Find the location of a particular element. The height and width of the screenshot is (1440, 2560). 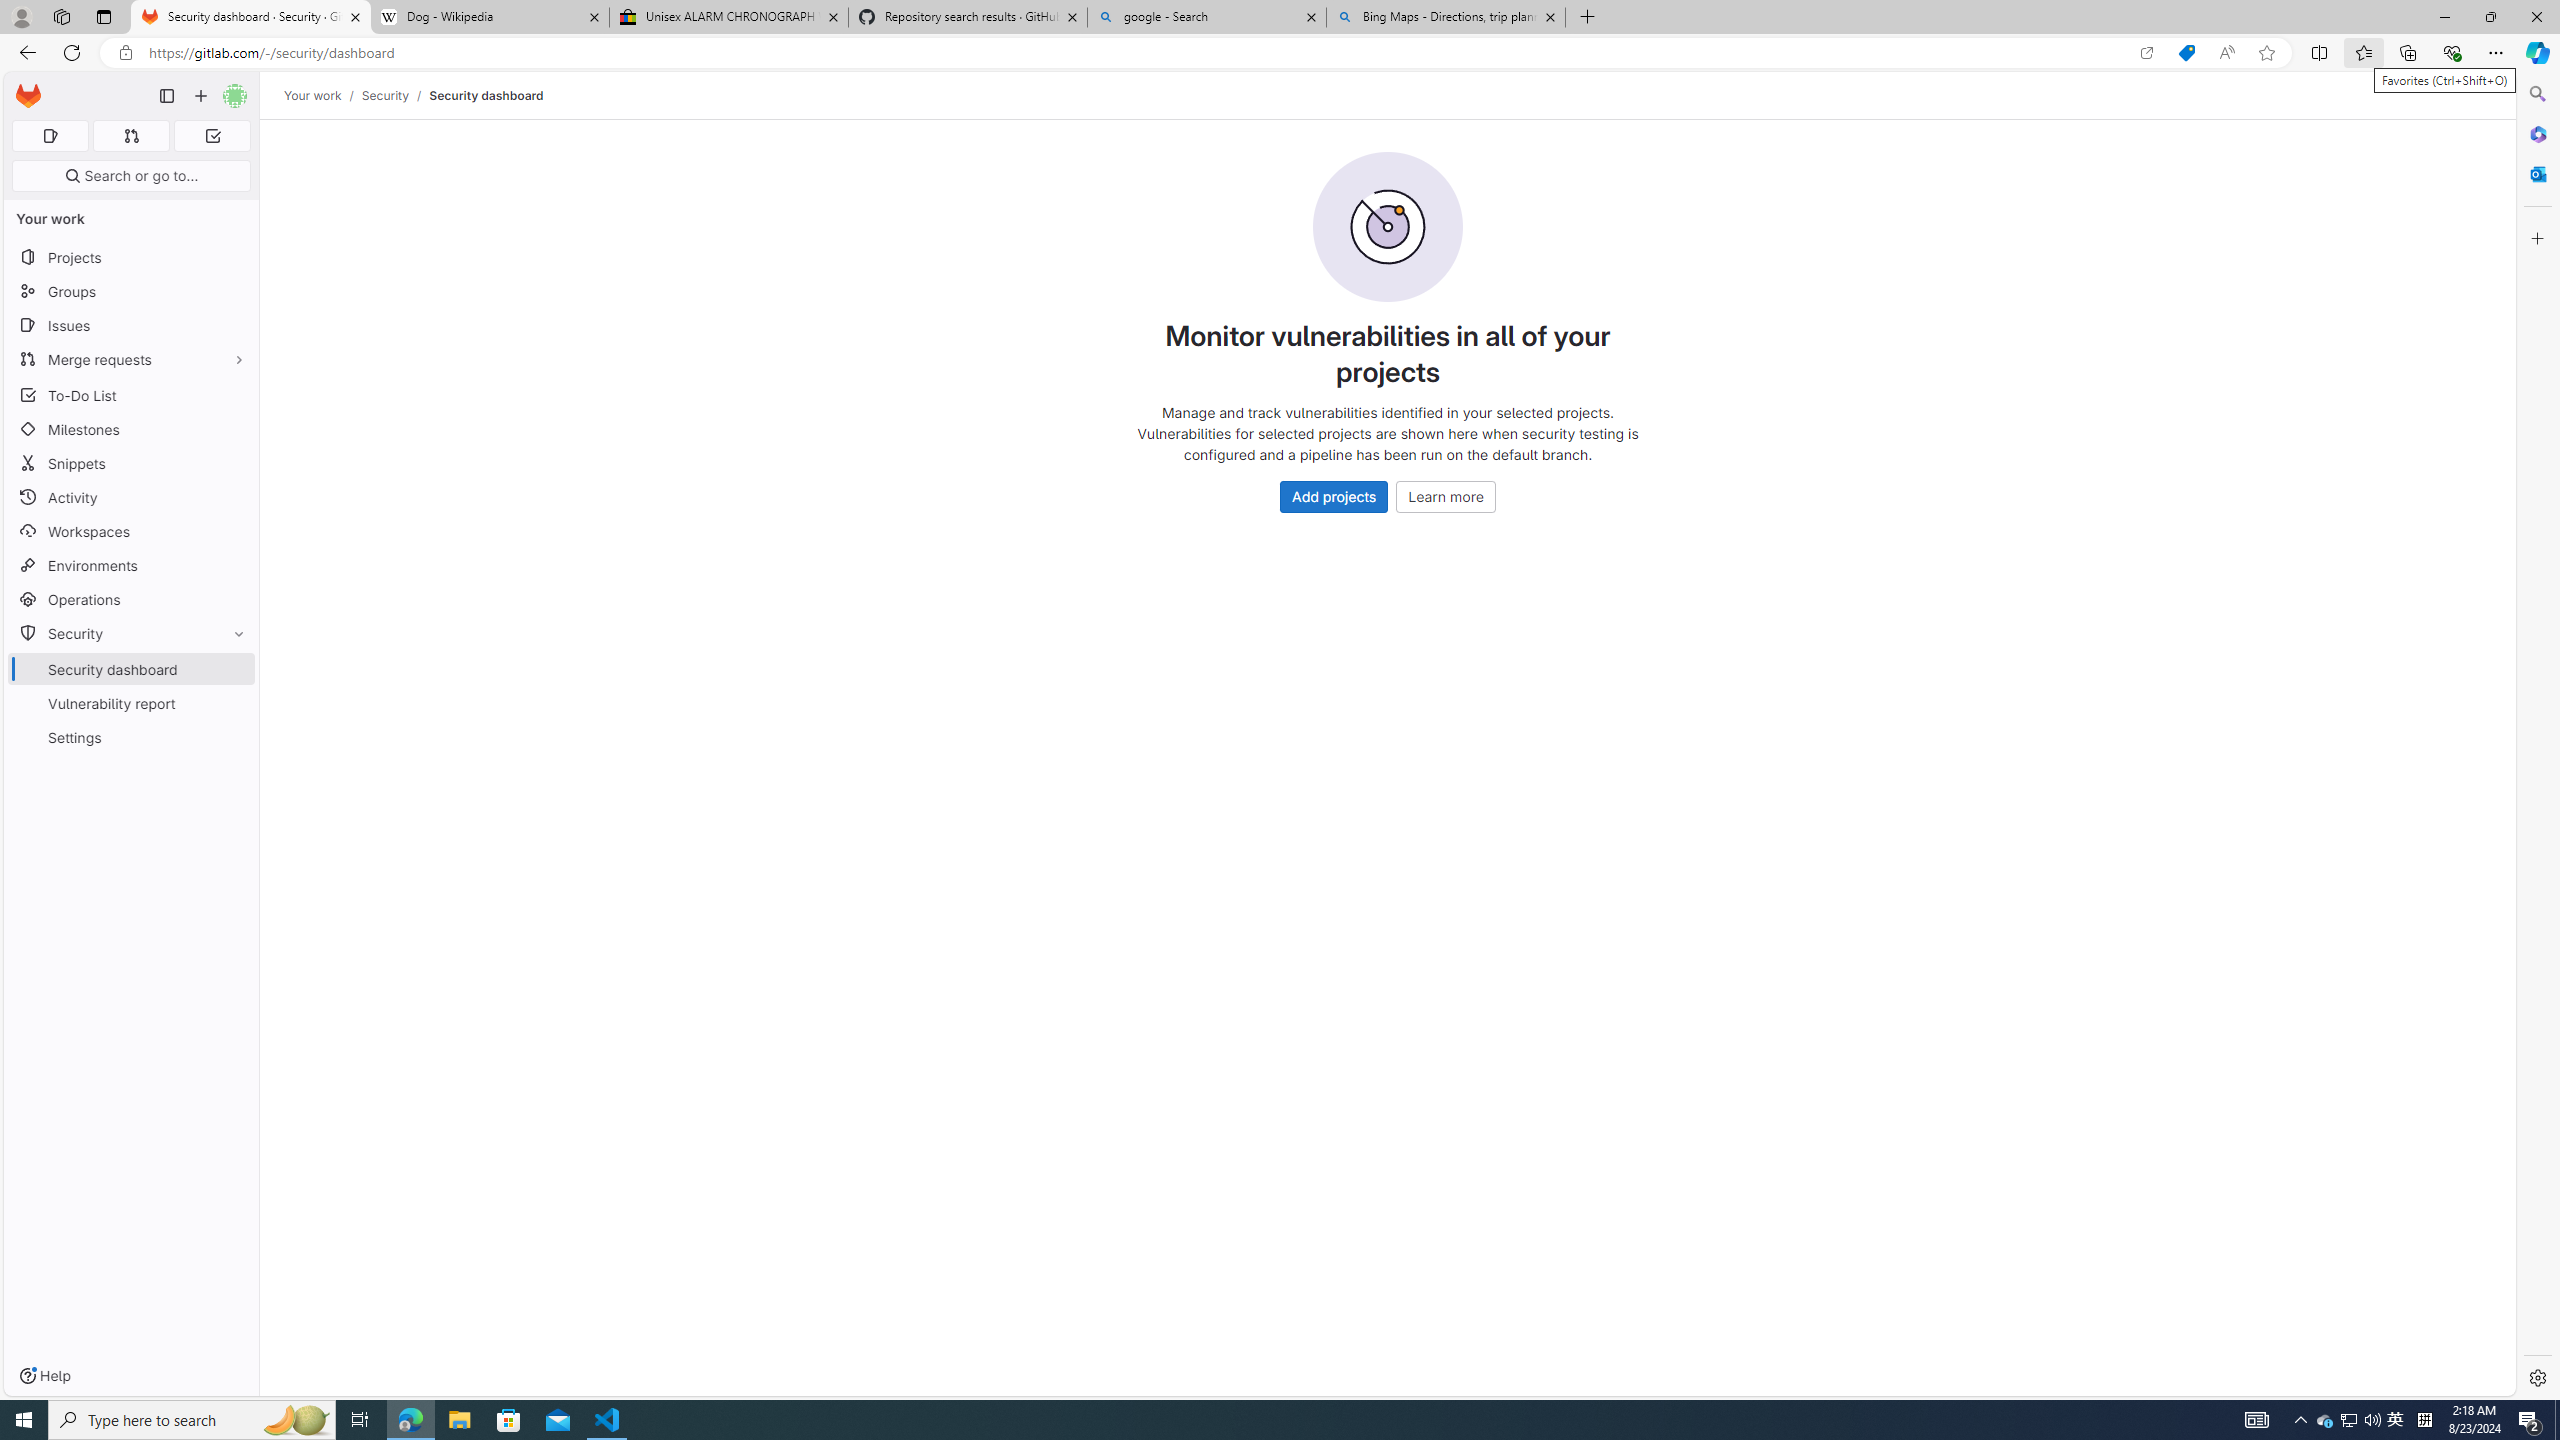

'Projects' is located at coordinates (130, 256).